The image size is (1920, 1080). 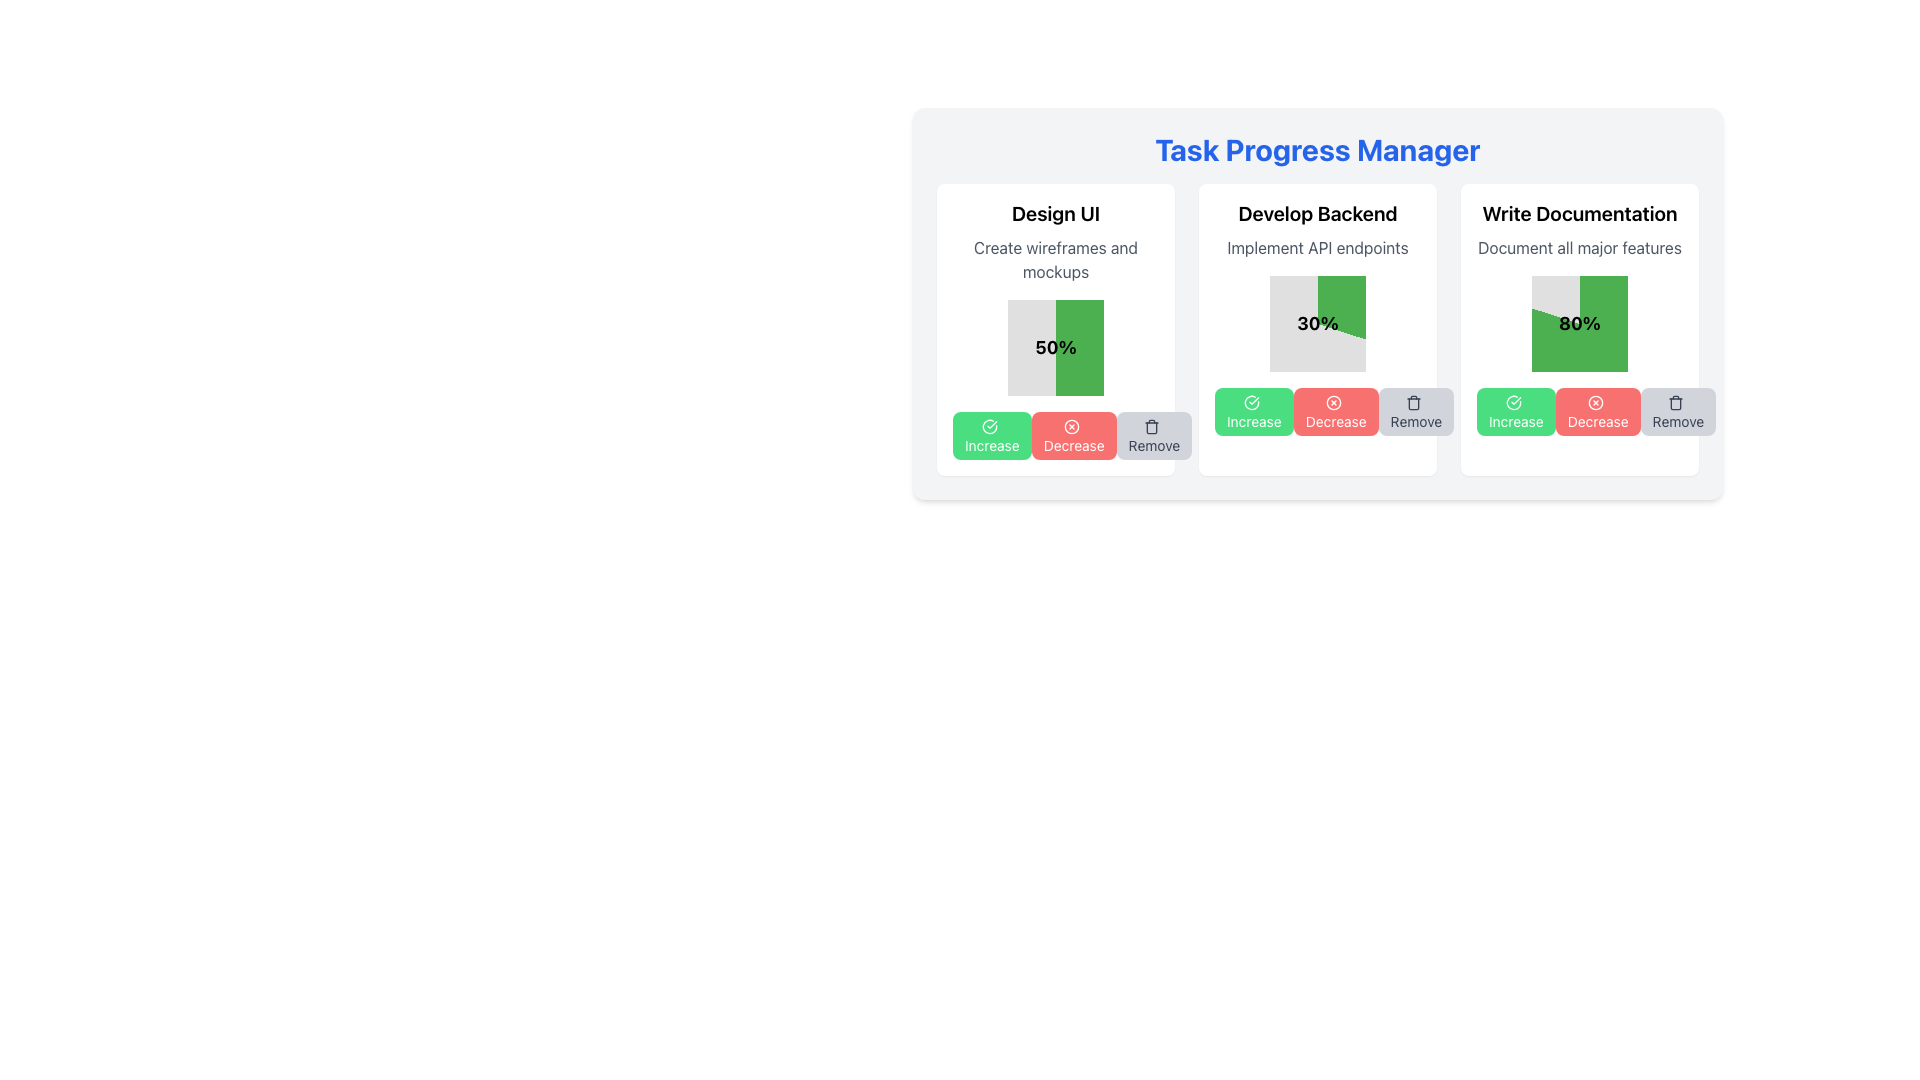 I want to click on the circular progress indicator that displays a 50% completion, located centrally within the 'Design UI' card, between the text 'Create wireframes and mockups' and the control buttons, so click(x=1055, y=346).